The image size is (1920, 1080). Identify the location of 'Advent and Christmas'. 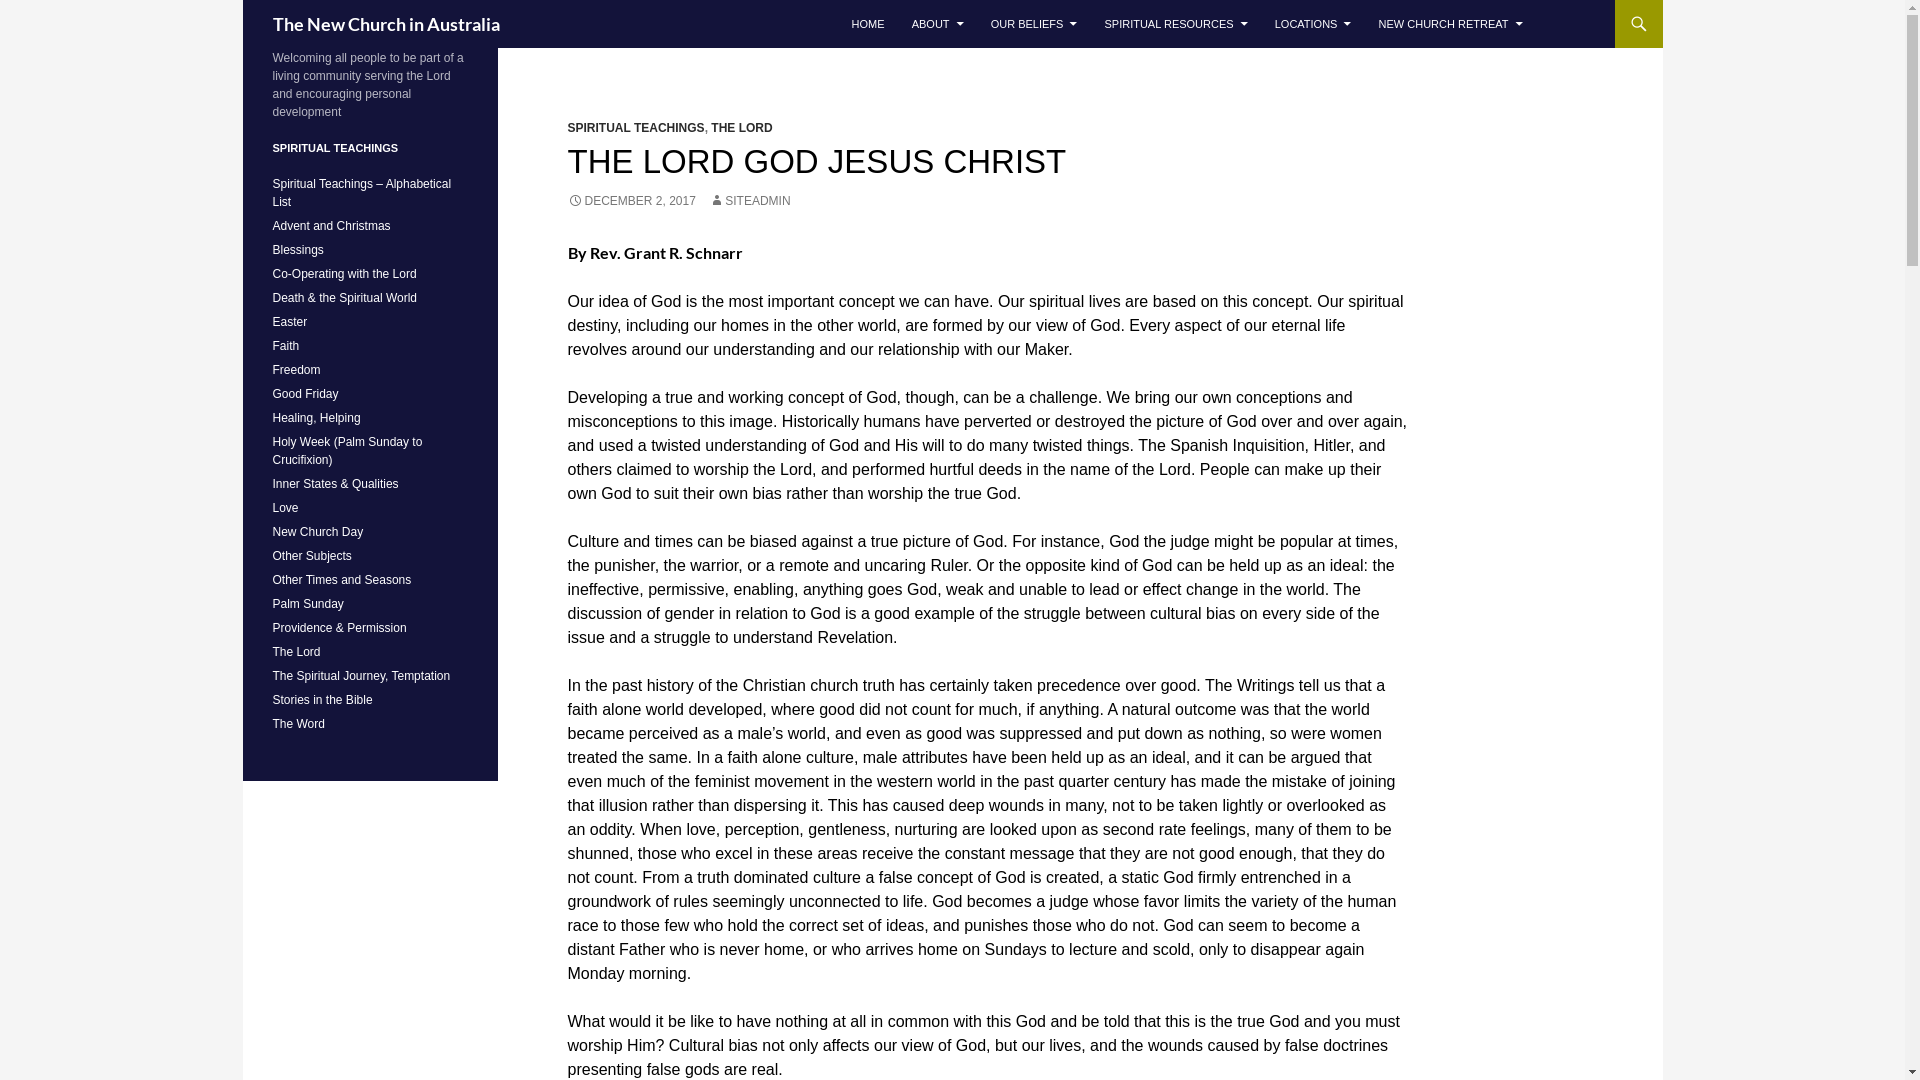
(331, 225).